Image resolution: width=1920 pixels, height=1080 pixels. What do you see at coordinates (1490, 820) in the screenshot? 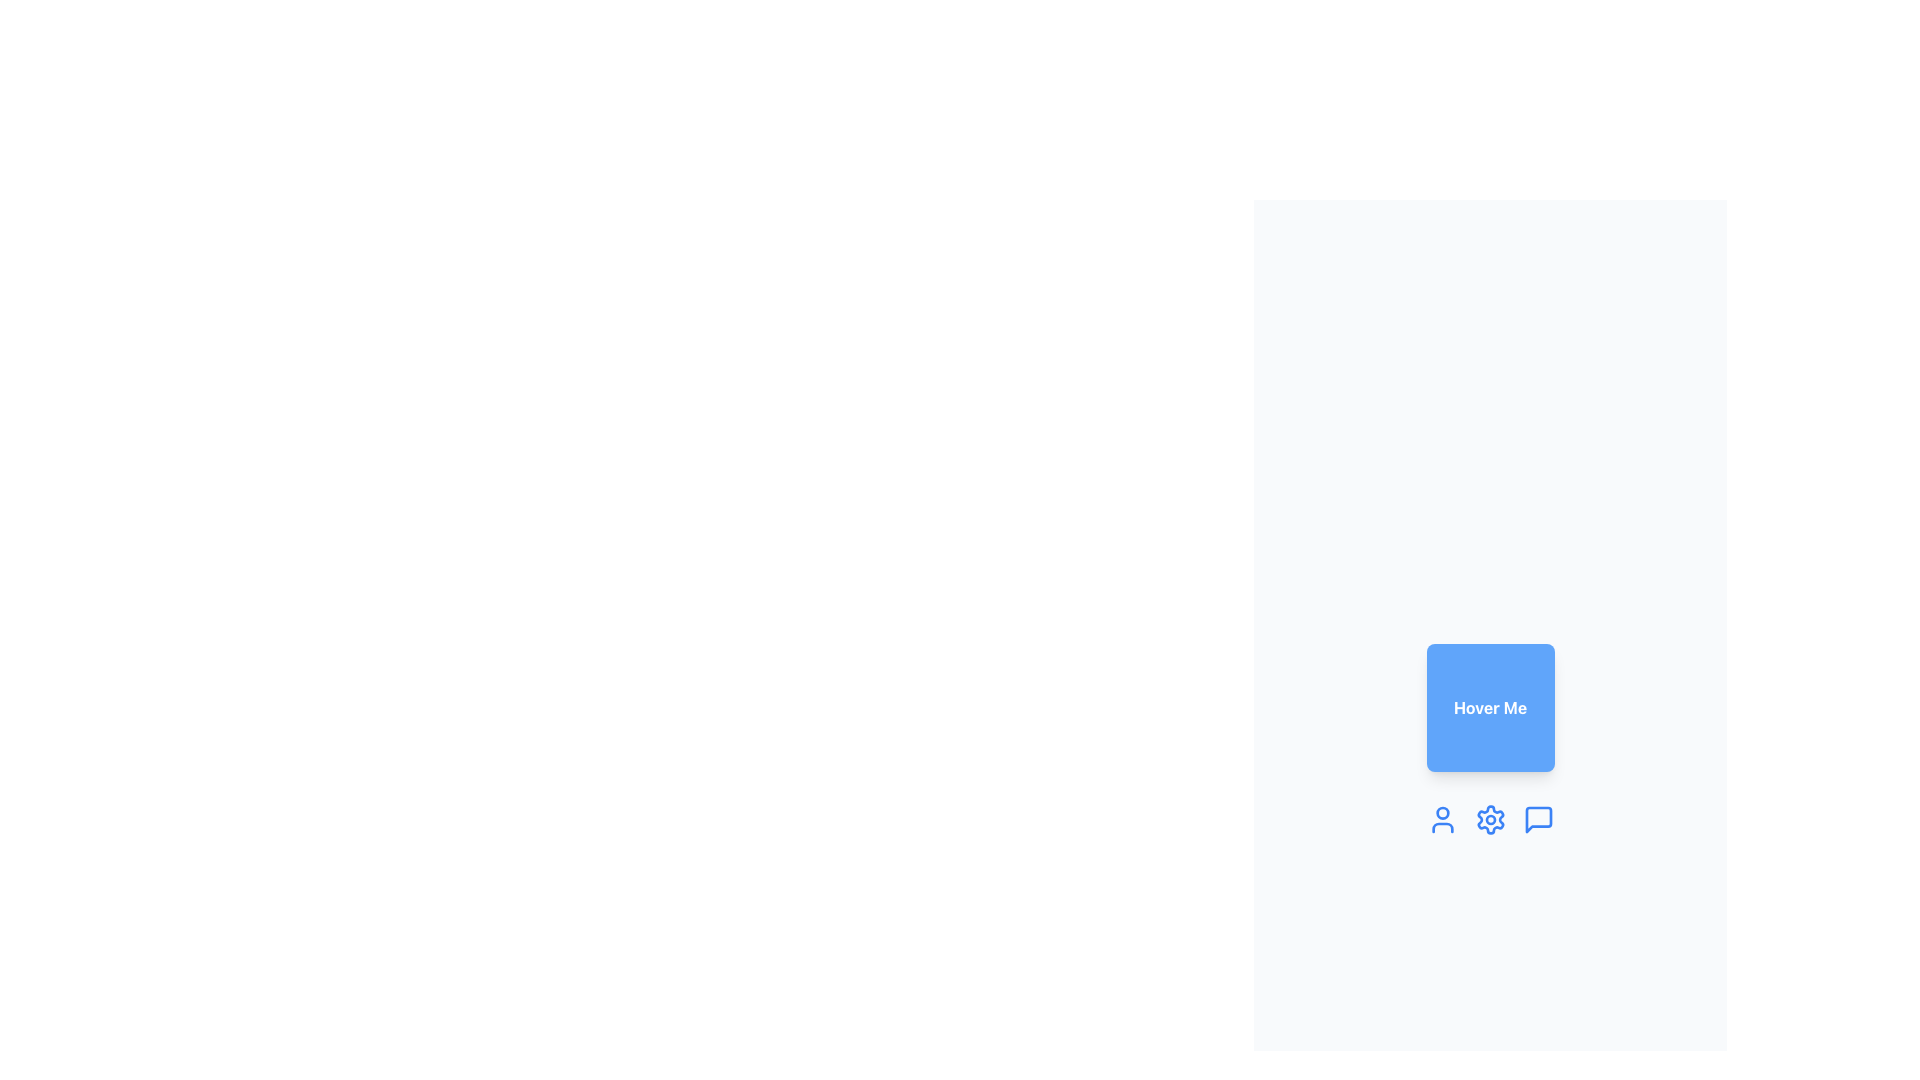
I see `the middle blue icon located directly beneath the 'Hover Me' button` at bounding box center [1490, 820].